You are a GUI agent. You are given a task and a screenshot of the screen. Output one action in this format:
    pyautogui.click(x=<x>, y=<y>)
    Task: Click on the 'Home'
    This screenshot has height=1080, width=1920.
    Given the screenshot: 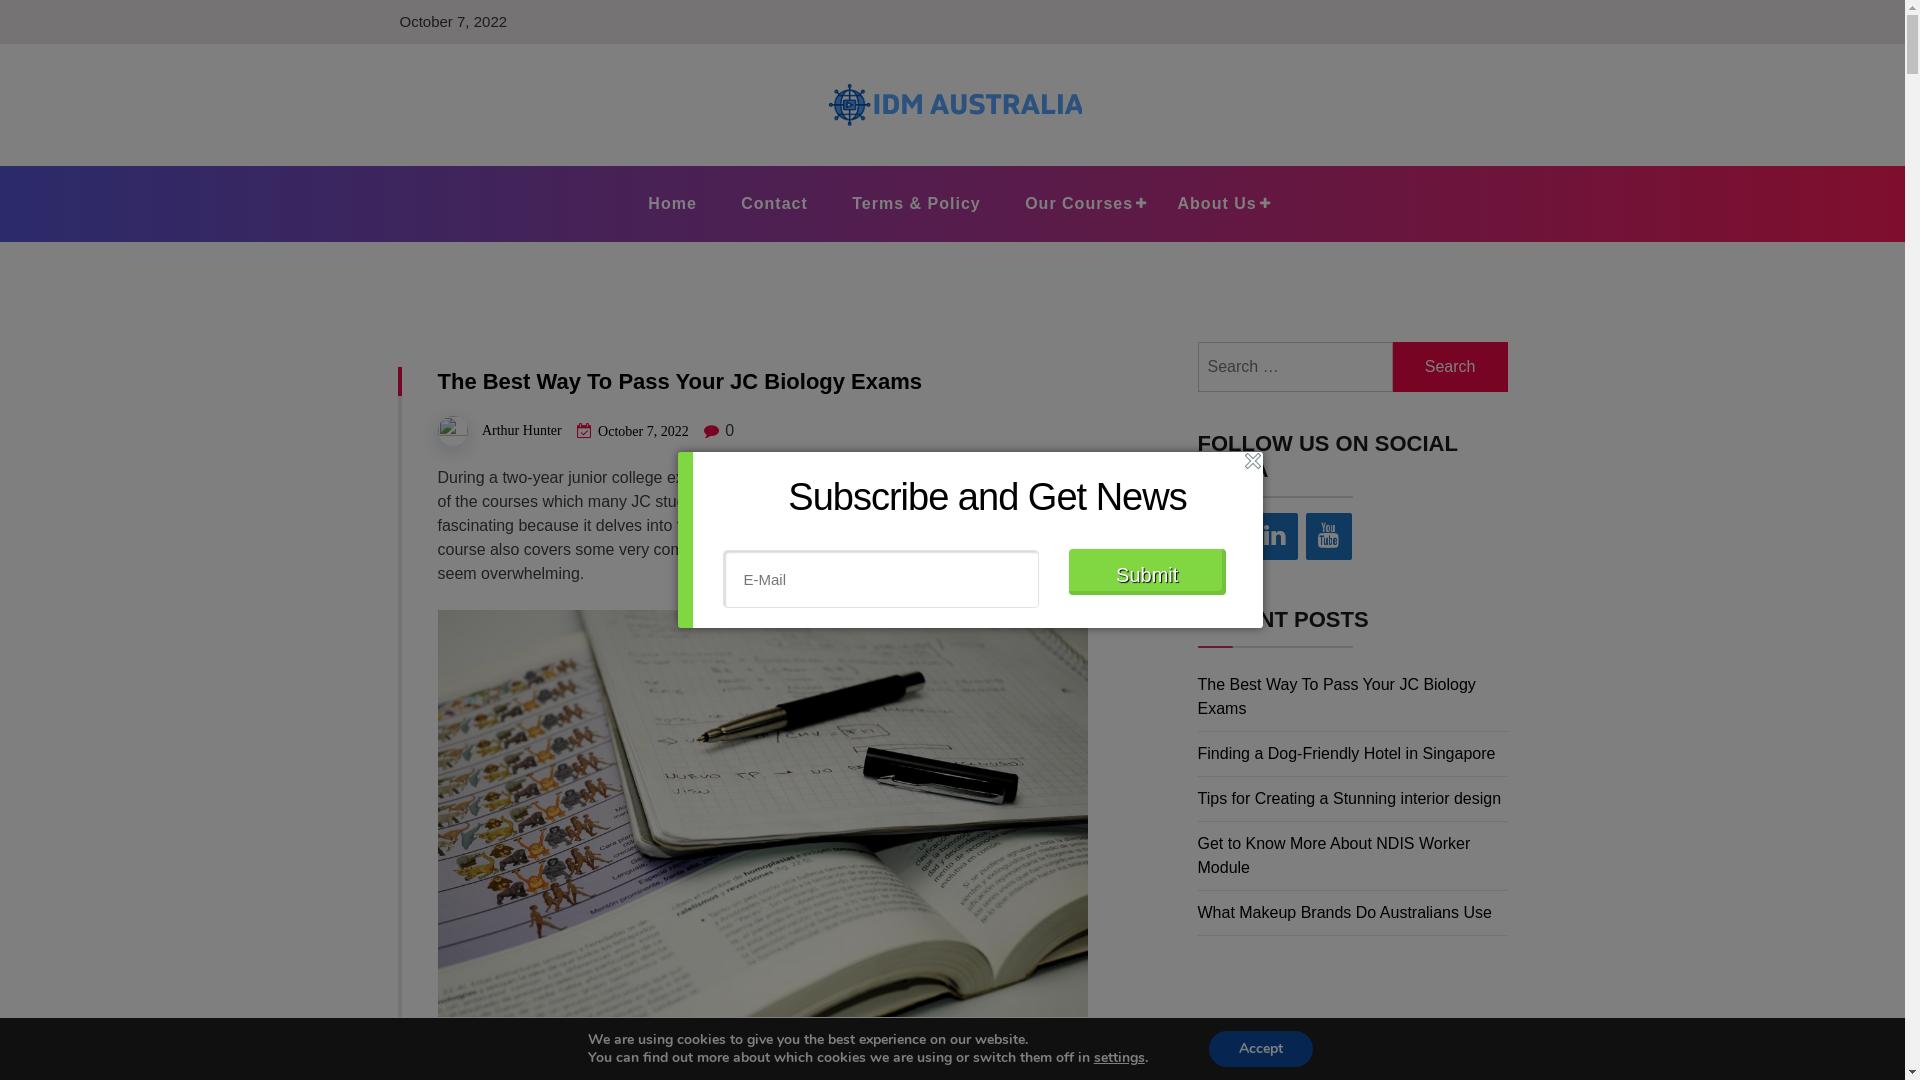 What is the action you would take?
    pyautogui.click(x=672, y=204)
    